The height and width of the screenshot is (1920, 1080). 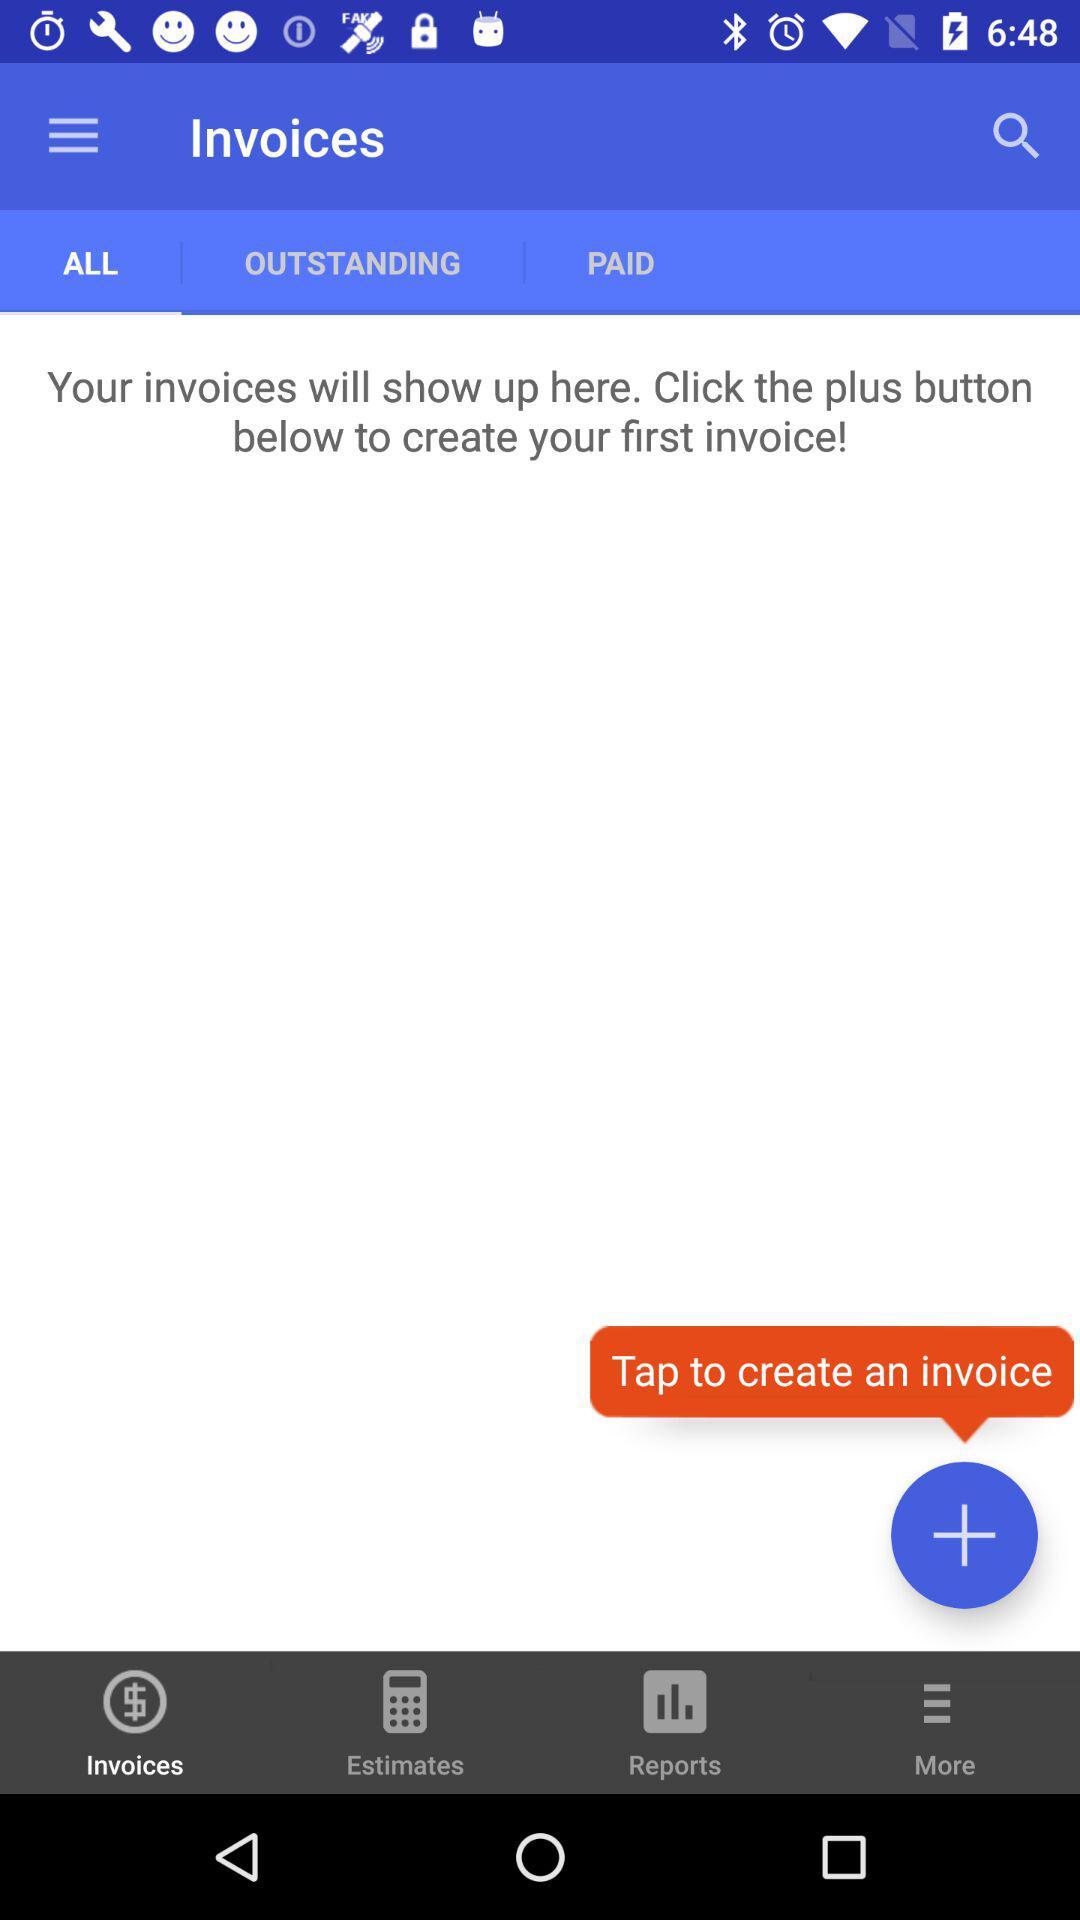 What do you see at coordinates (405, 1731) in the screenshot?
I see `the icon to the left of the reports icon` at bounding box center [405, 1731].